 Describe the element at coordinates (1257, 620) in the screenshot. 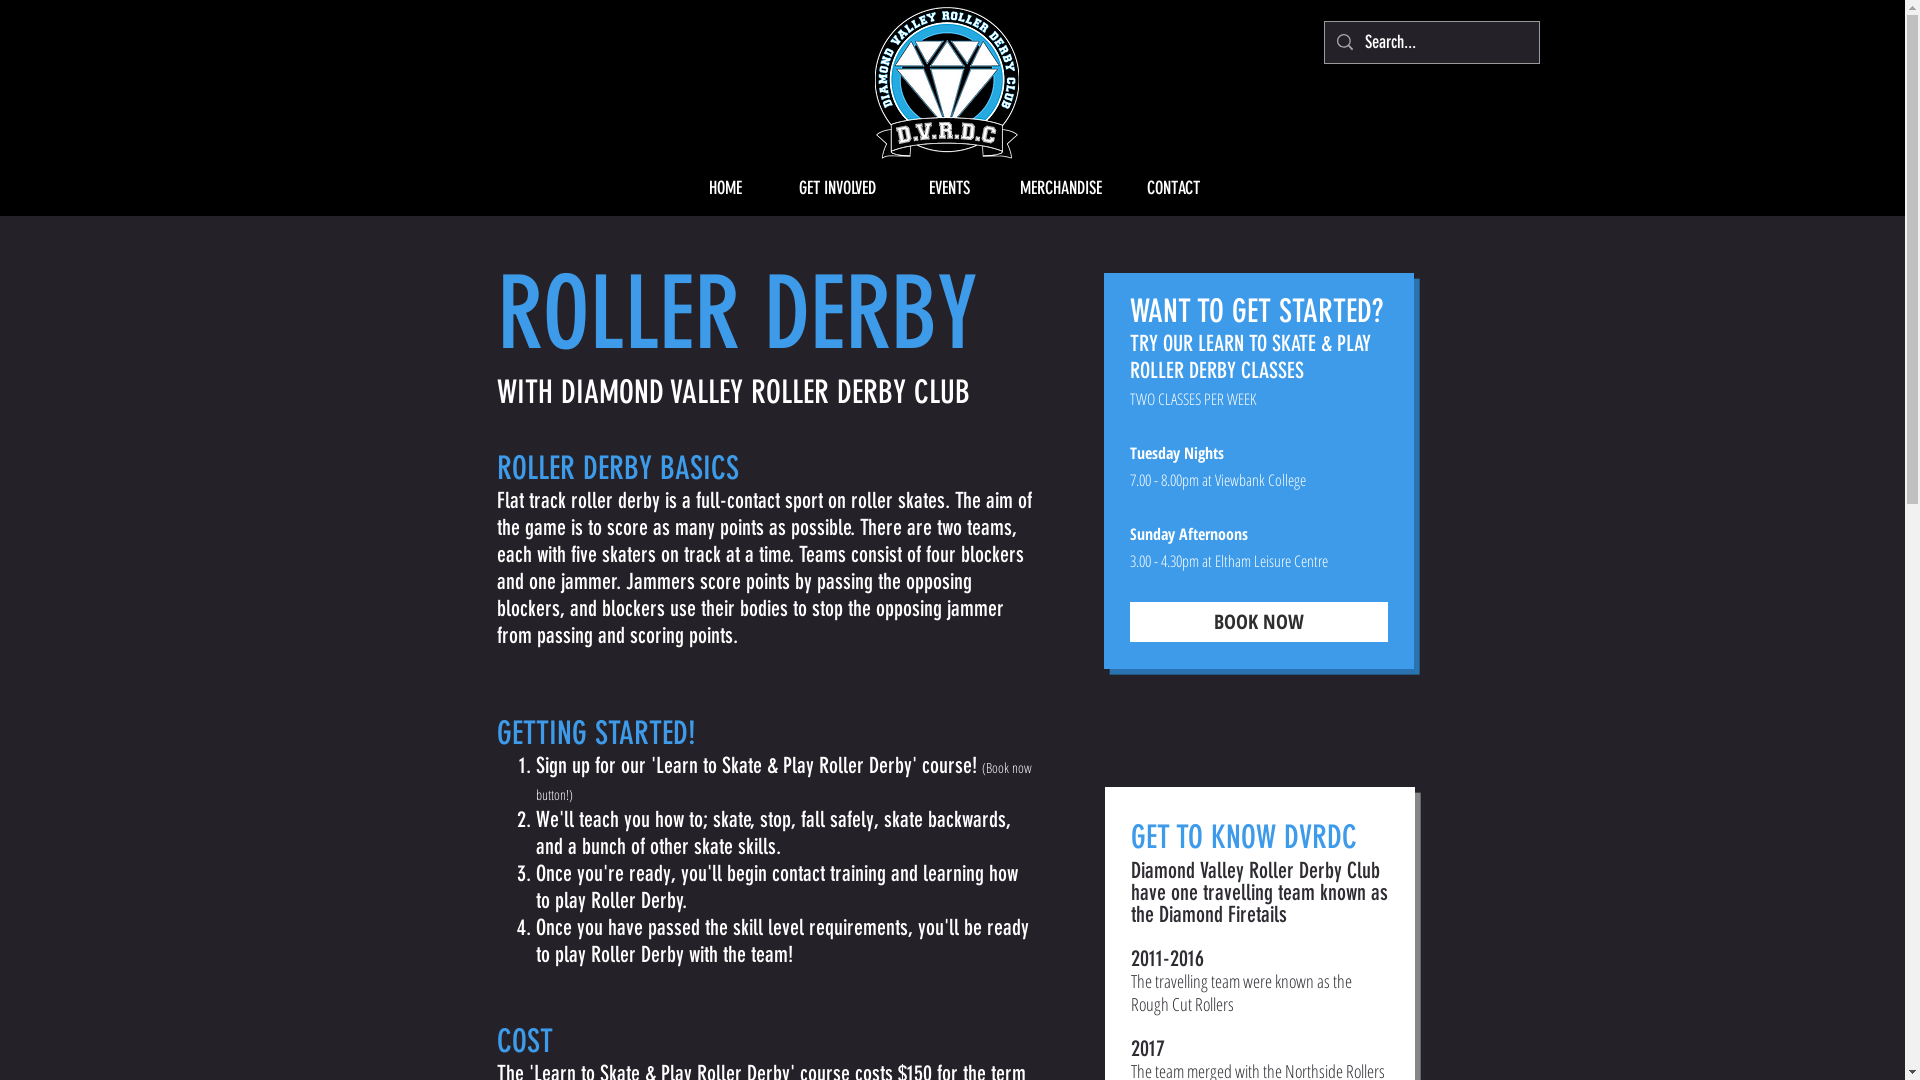

I see `'BOOK NOW'` at that location.